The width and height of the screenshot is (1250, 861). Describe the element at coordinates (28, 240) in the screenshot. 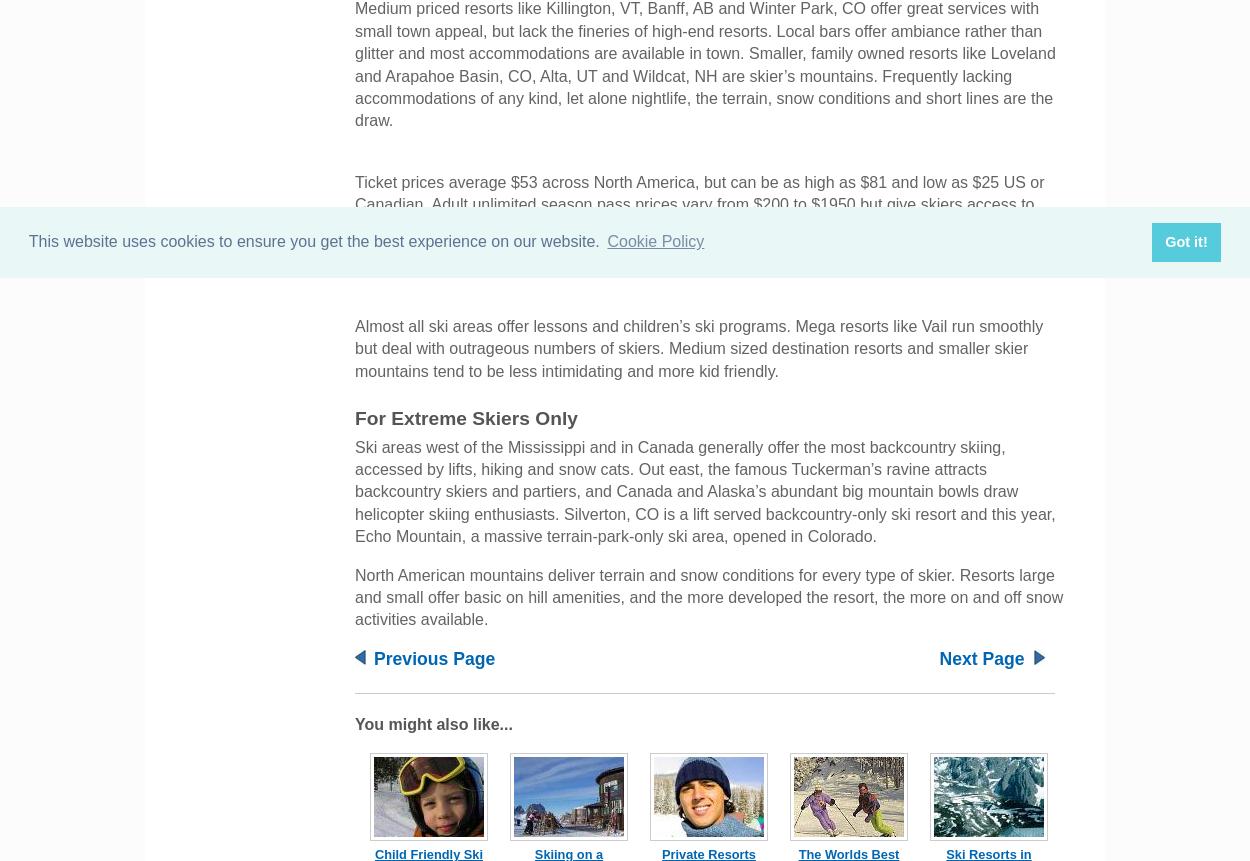

I see `'This website uses cookies to ensure you get the best experience on our website.'` at that location.